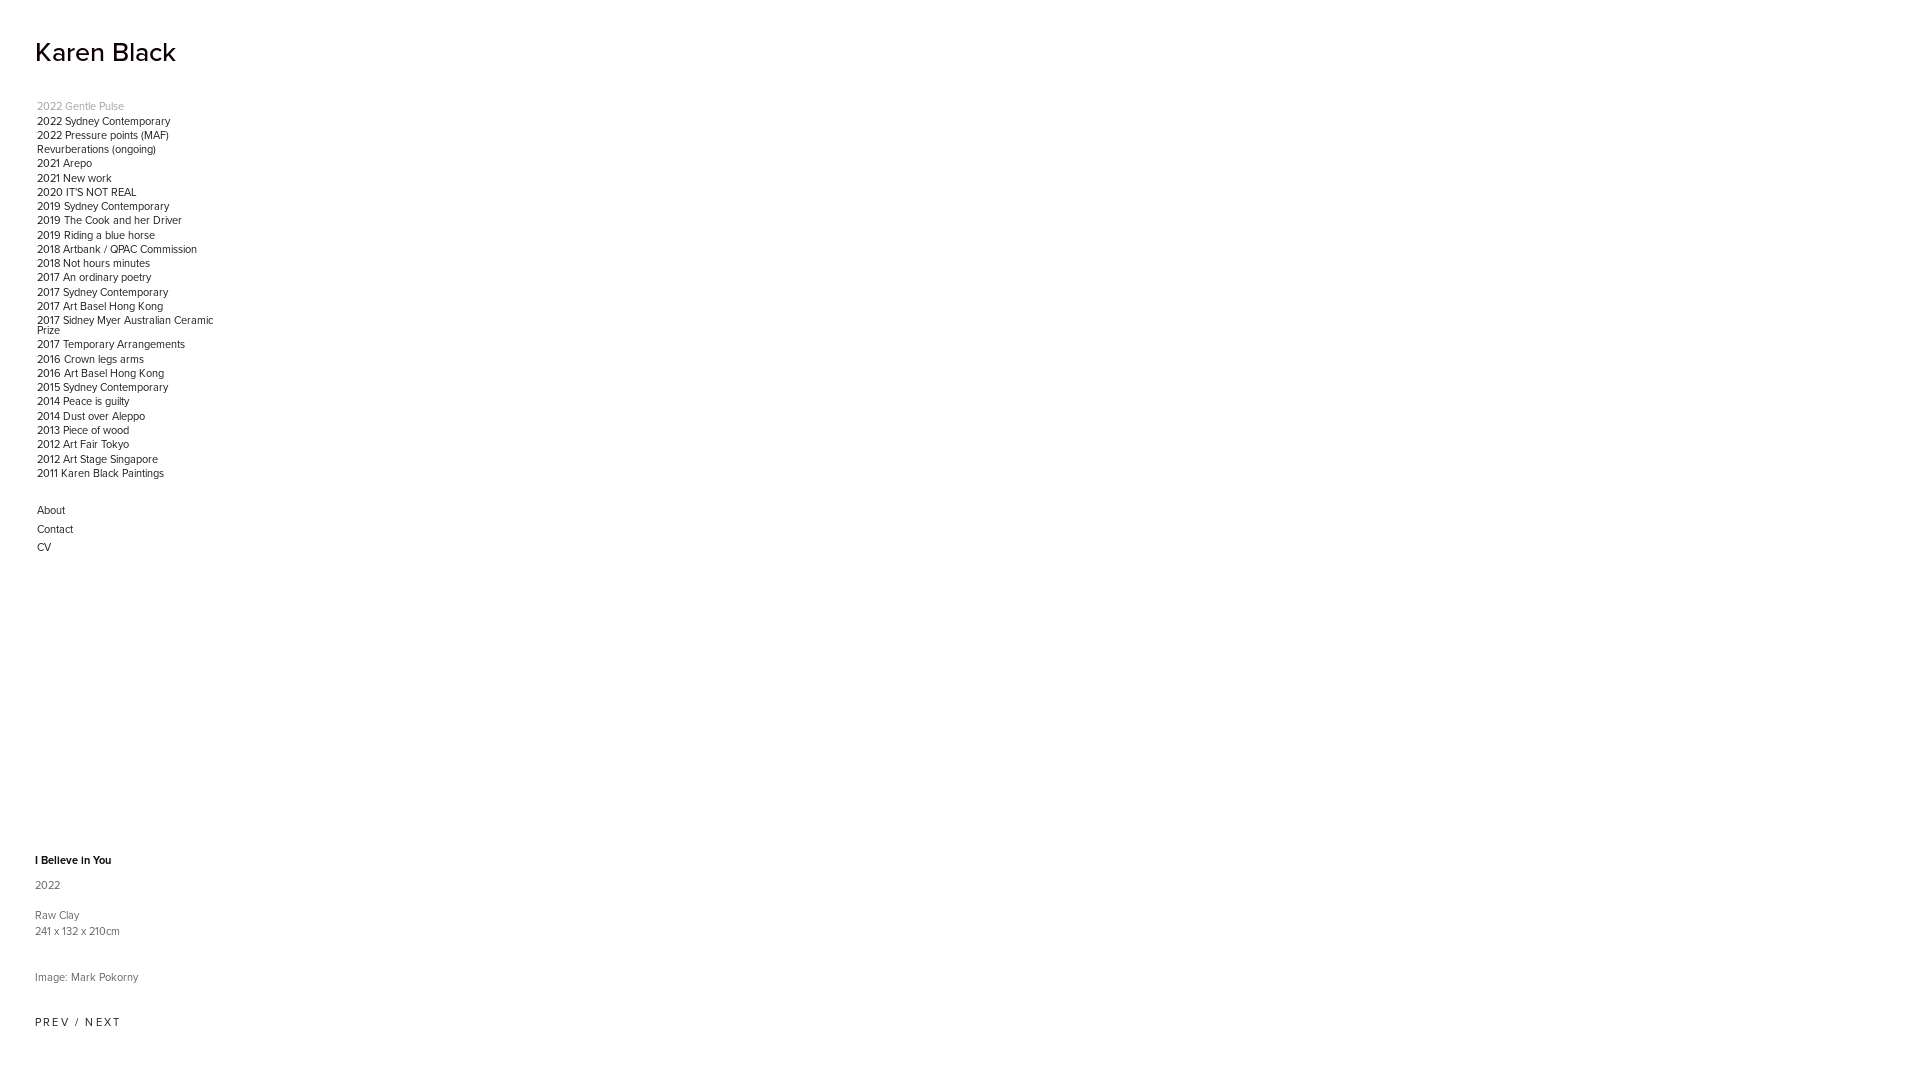 The width and height of the screenshot is (1920, 1080). What do you see at coordinates (128, 325) in the screenshot?
I see `'2017 Sidney Myer Australian Ceramic Prize'` at bounding box center [128, 325].